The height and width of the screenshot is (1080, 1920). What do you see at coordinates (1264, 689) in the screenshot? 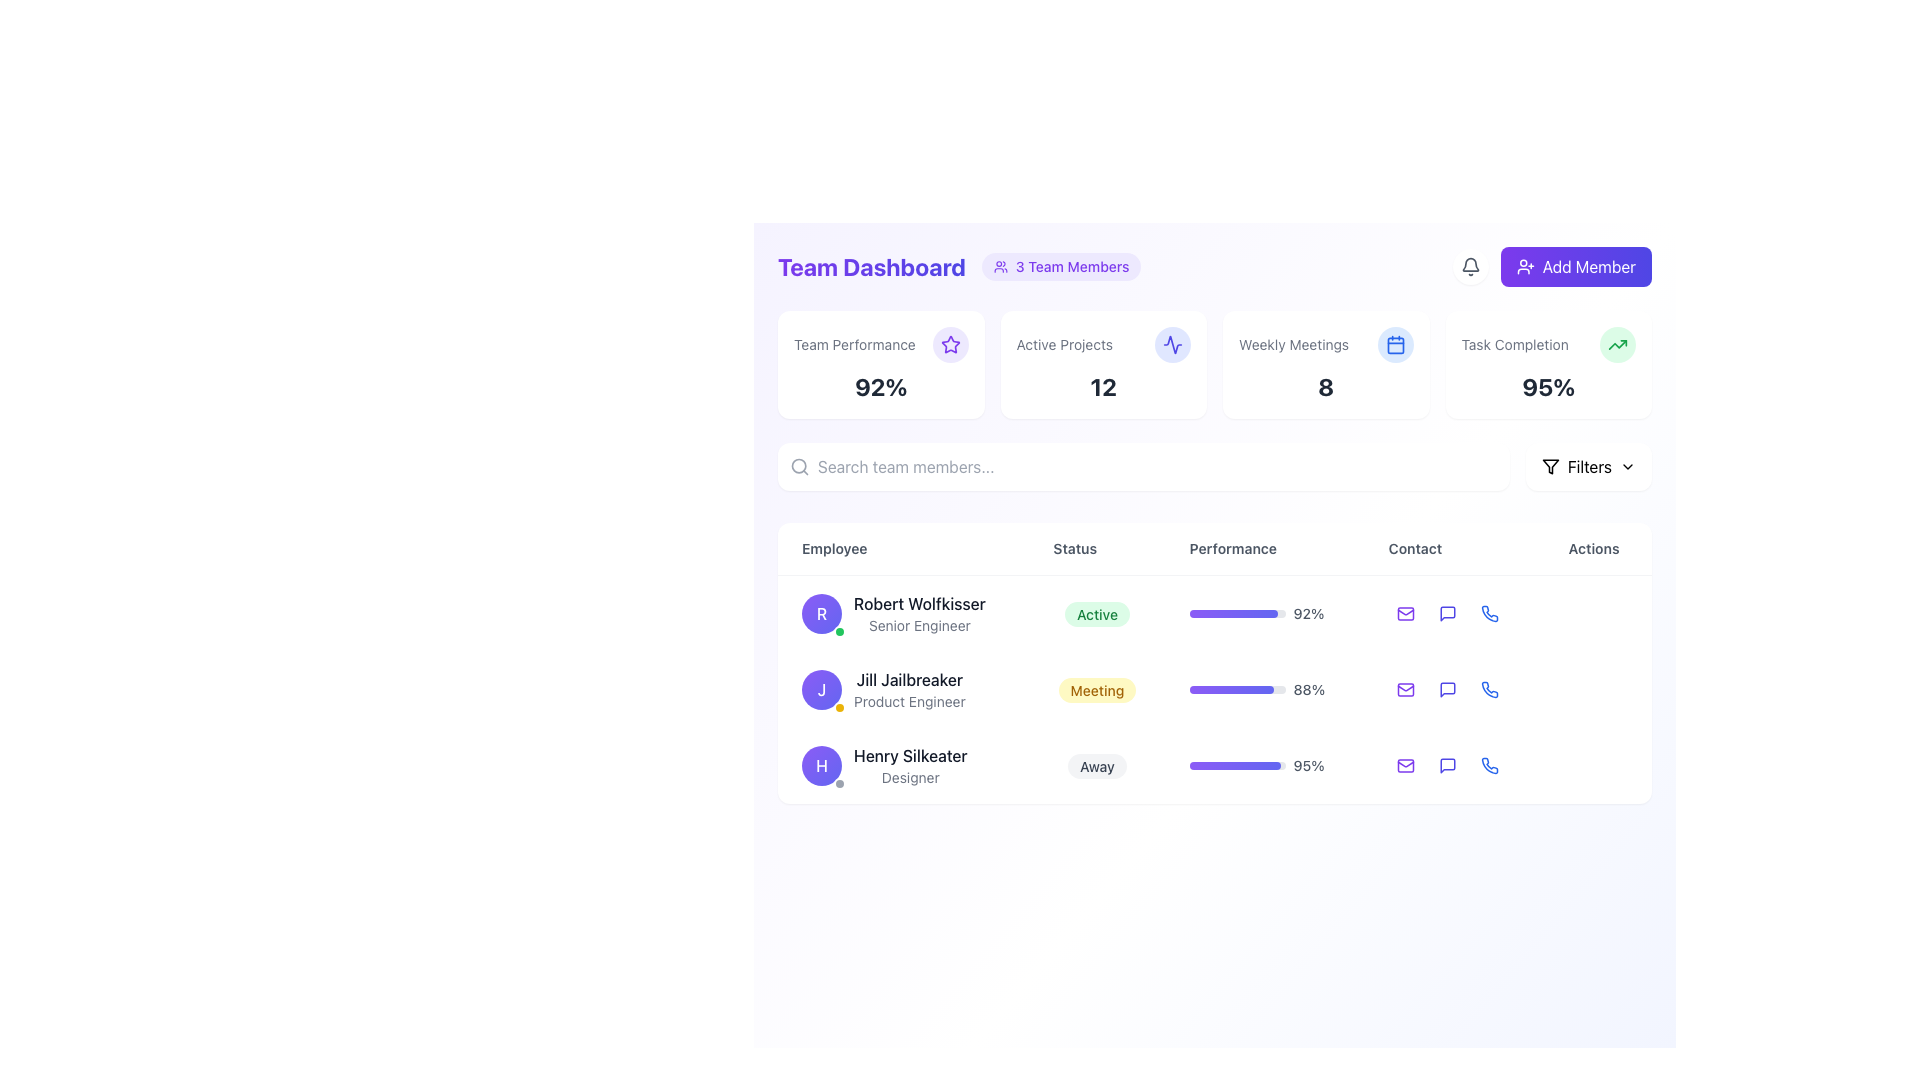
I see `the progress bar with a textual indicator showing '88%' for accessibility tools` at bounding box center [1264, 689].